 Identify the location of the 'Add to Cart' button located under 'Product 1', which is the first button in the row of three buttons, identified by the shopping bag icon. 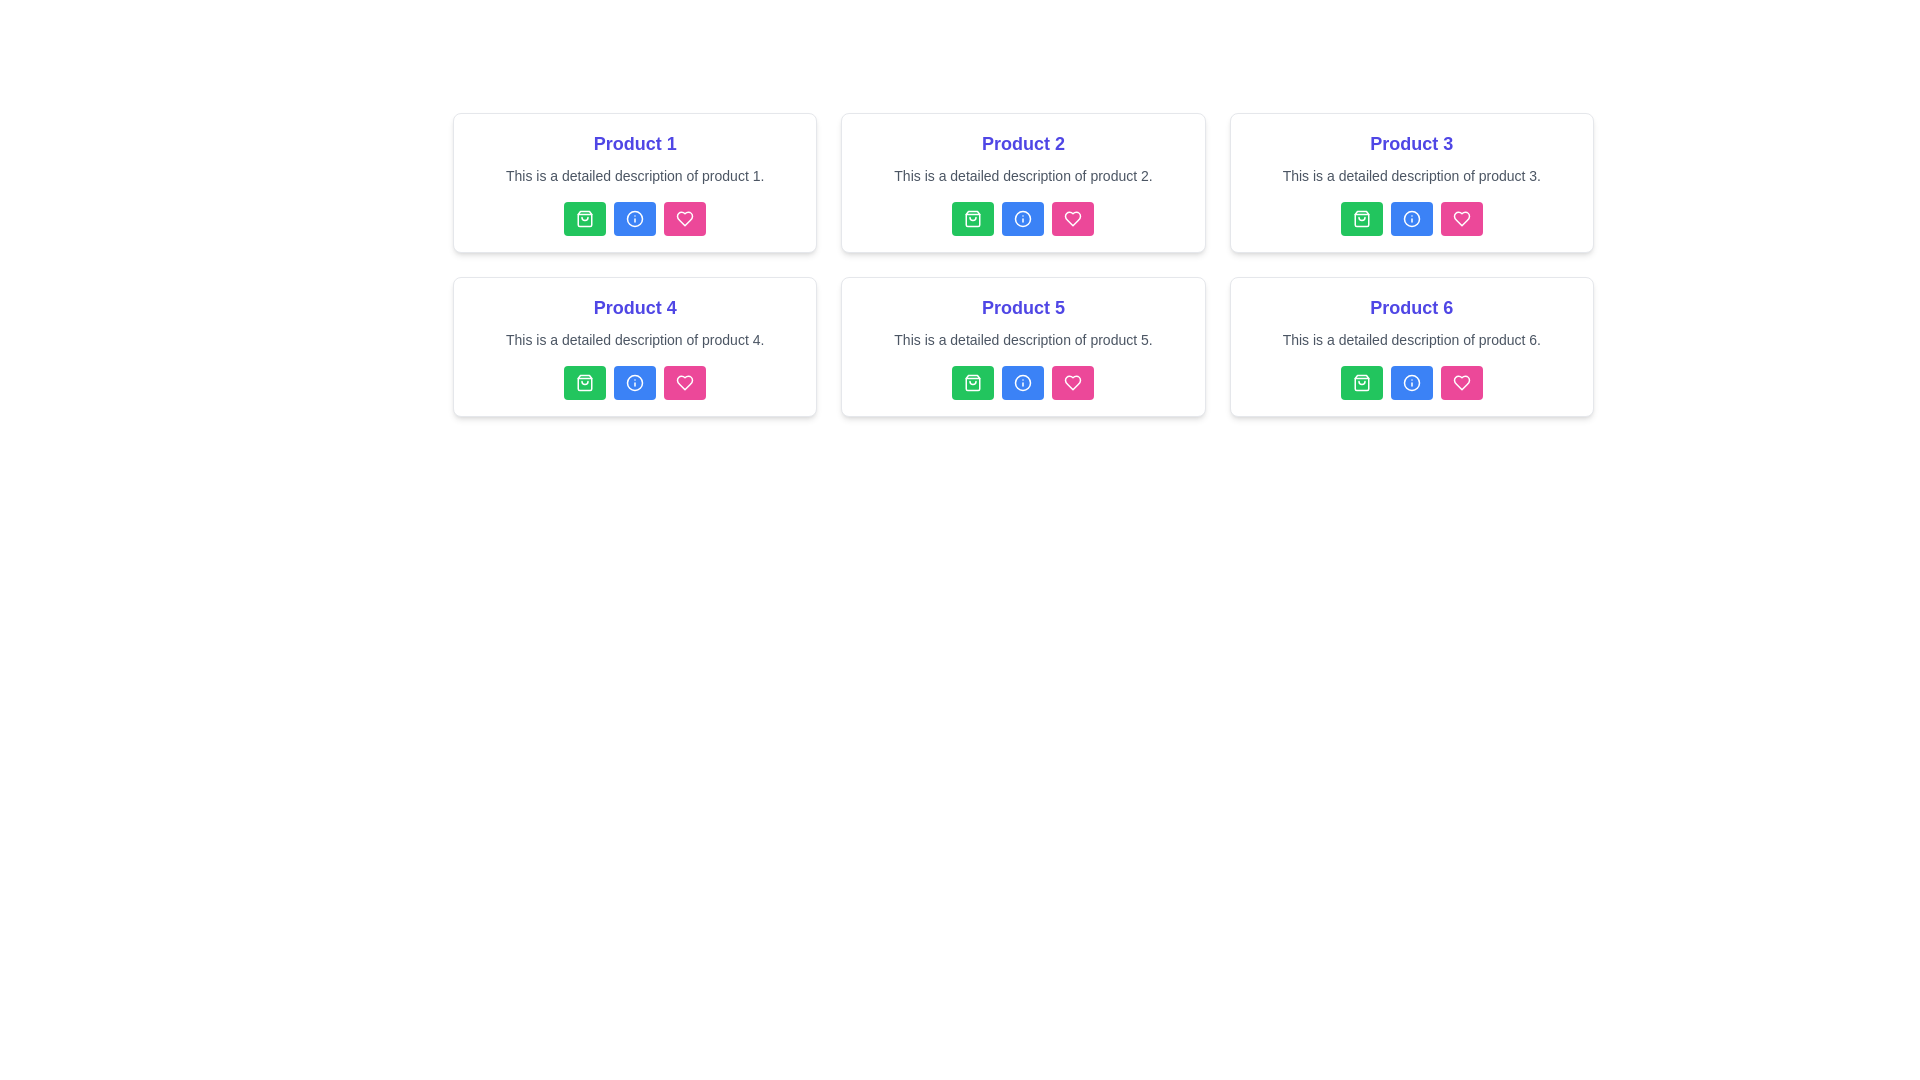
(584, 219).